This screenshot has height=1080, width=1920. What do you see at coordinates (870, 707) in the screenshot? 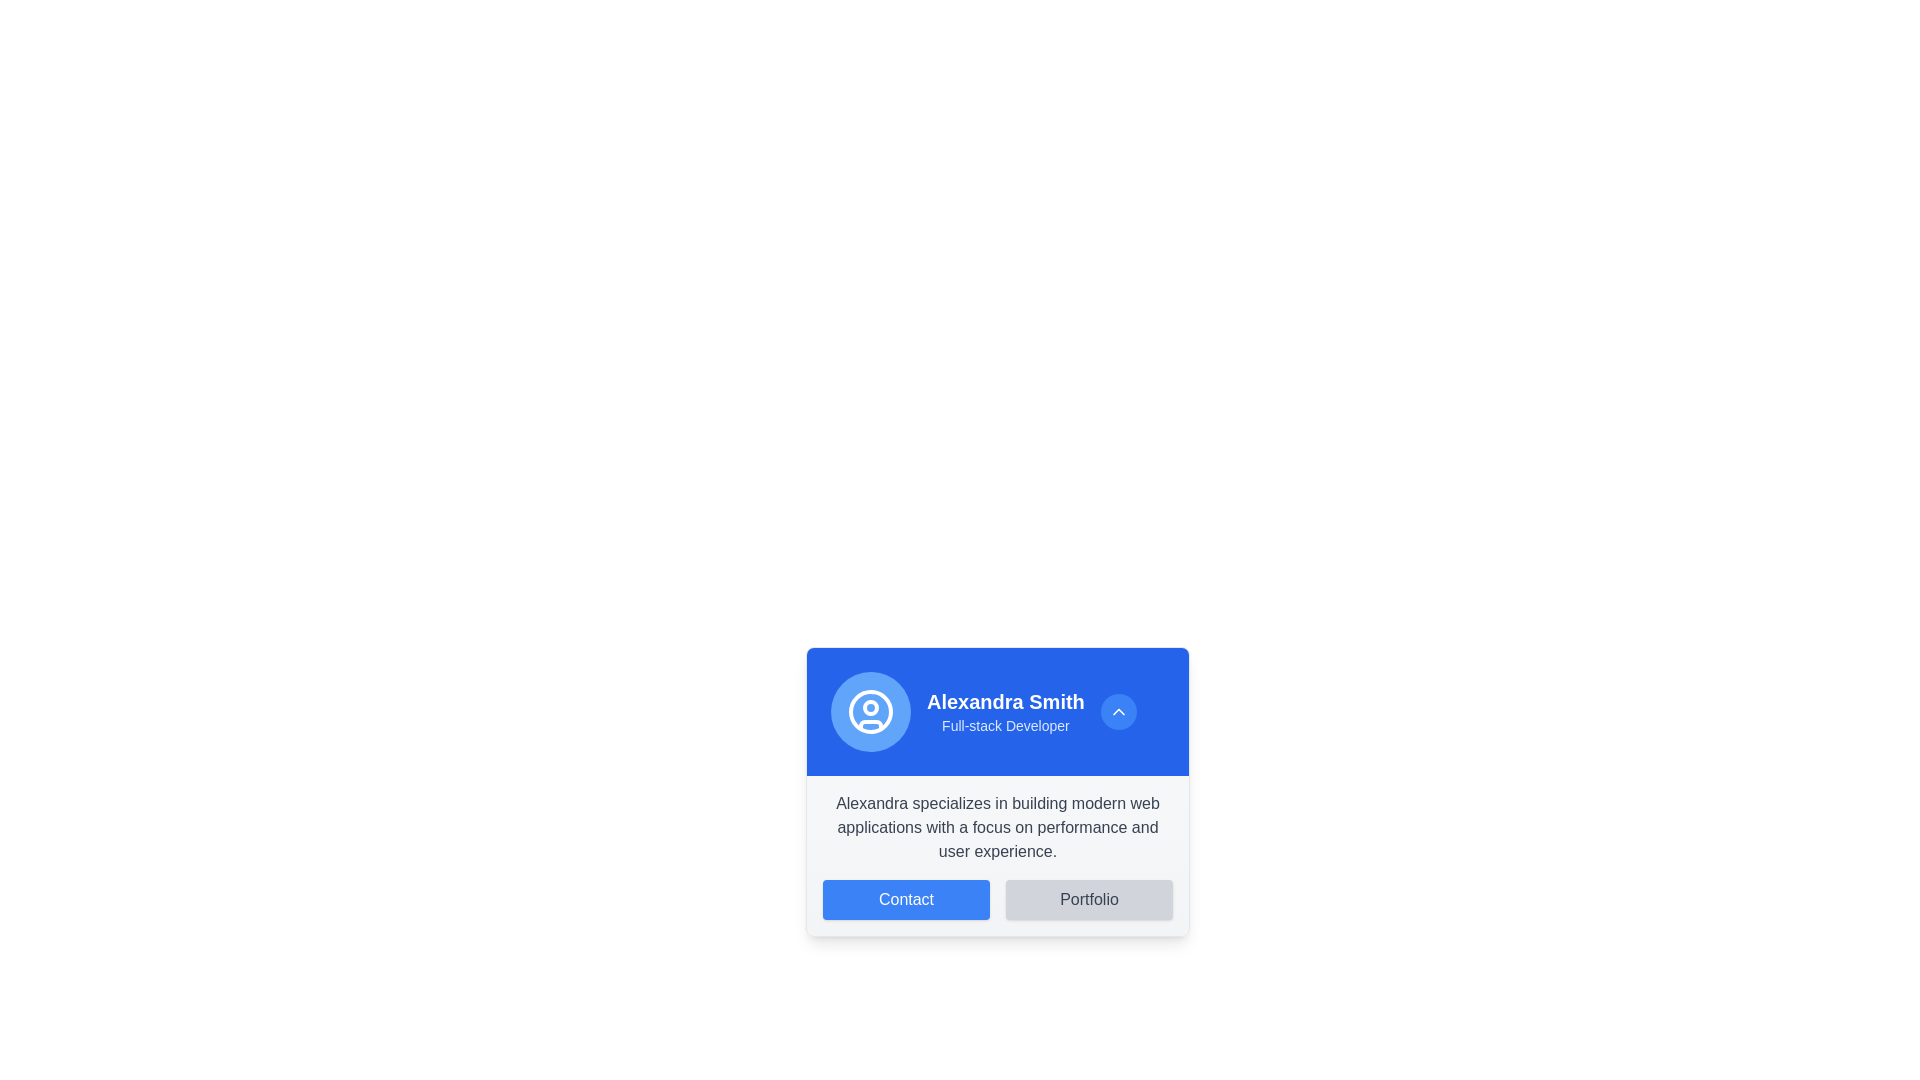
I see `the SVG Circle element that serves as a decorative feature within the profile icon, representing a detail in a user avatar` at bounding box center [870, 707].